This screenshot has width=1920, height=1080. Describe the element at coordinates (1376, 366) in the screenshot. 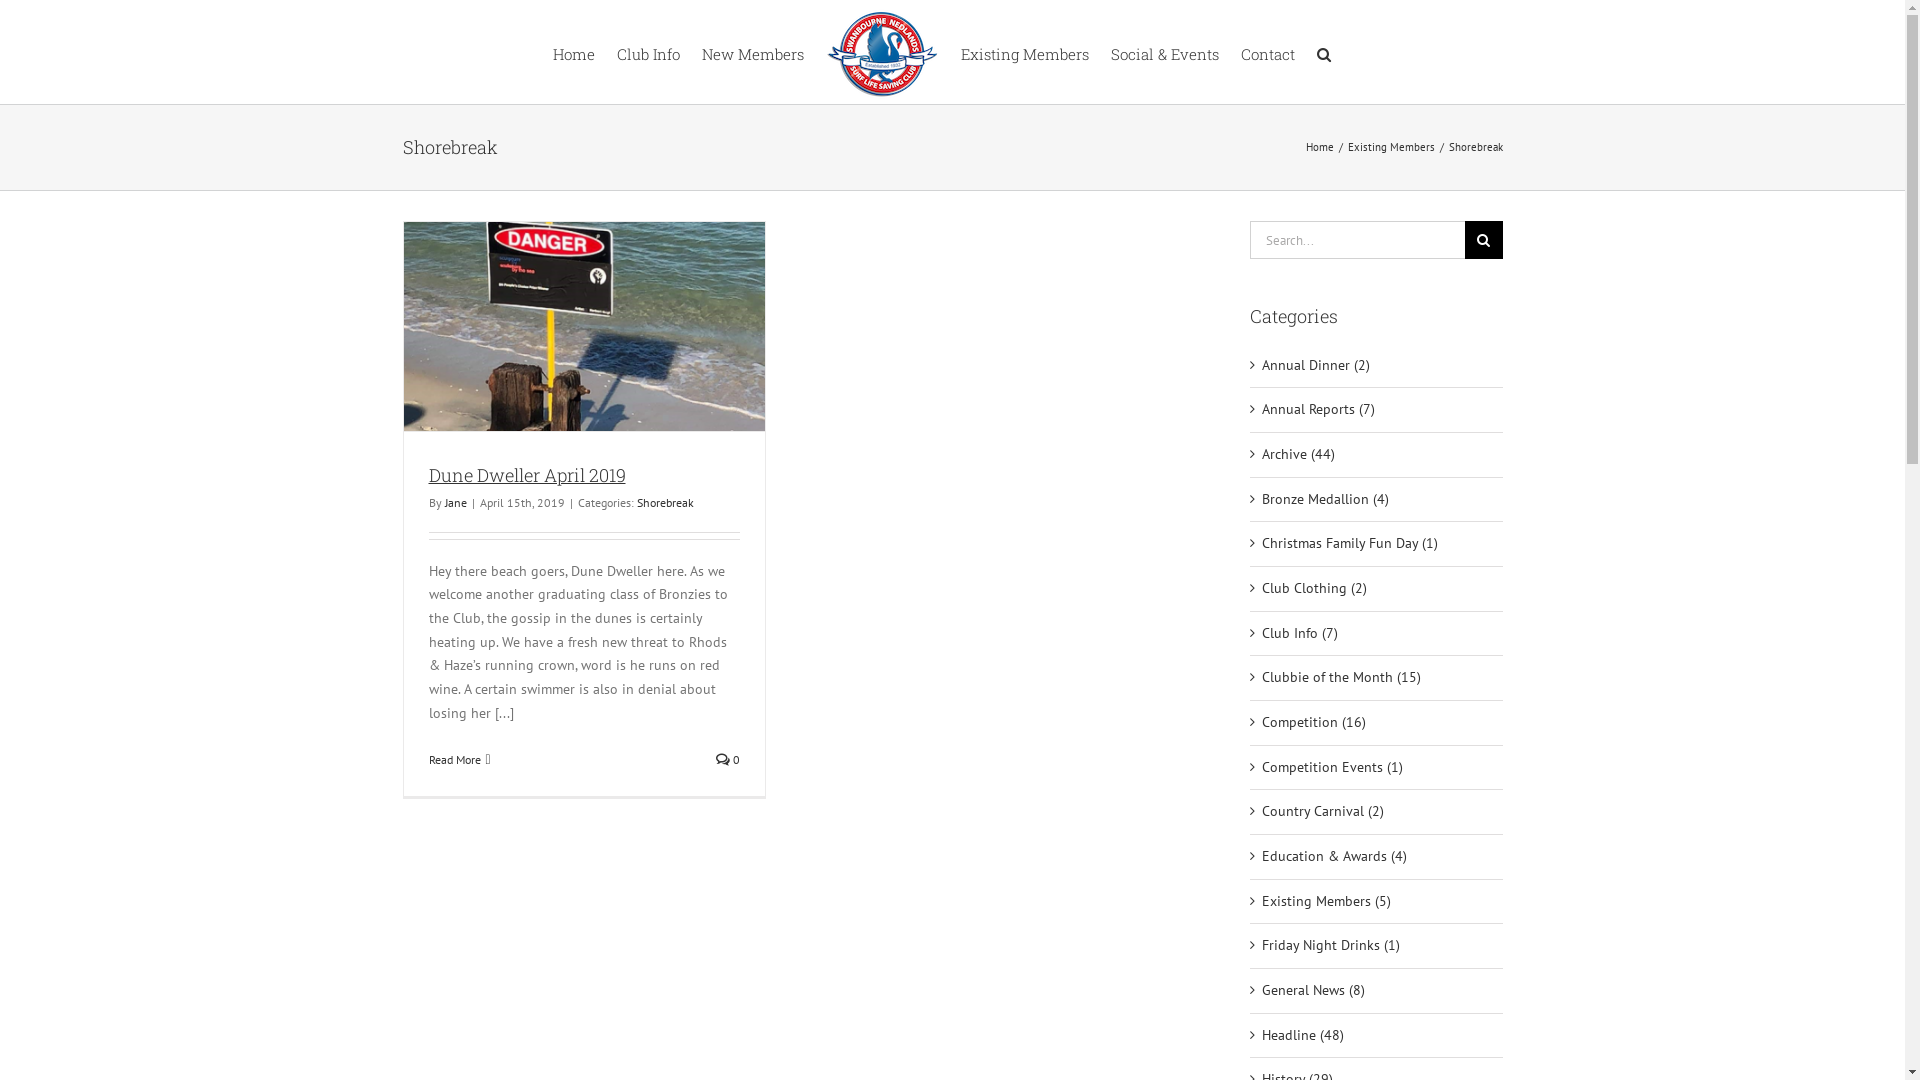

I see `'Annual Dinner (2)'` at that location.